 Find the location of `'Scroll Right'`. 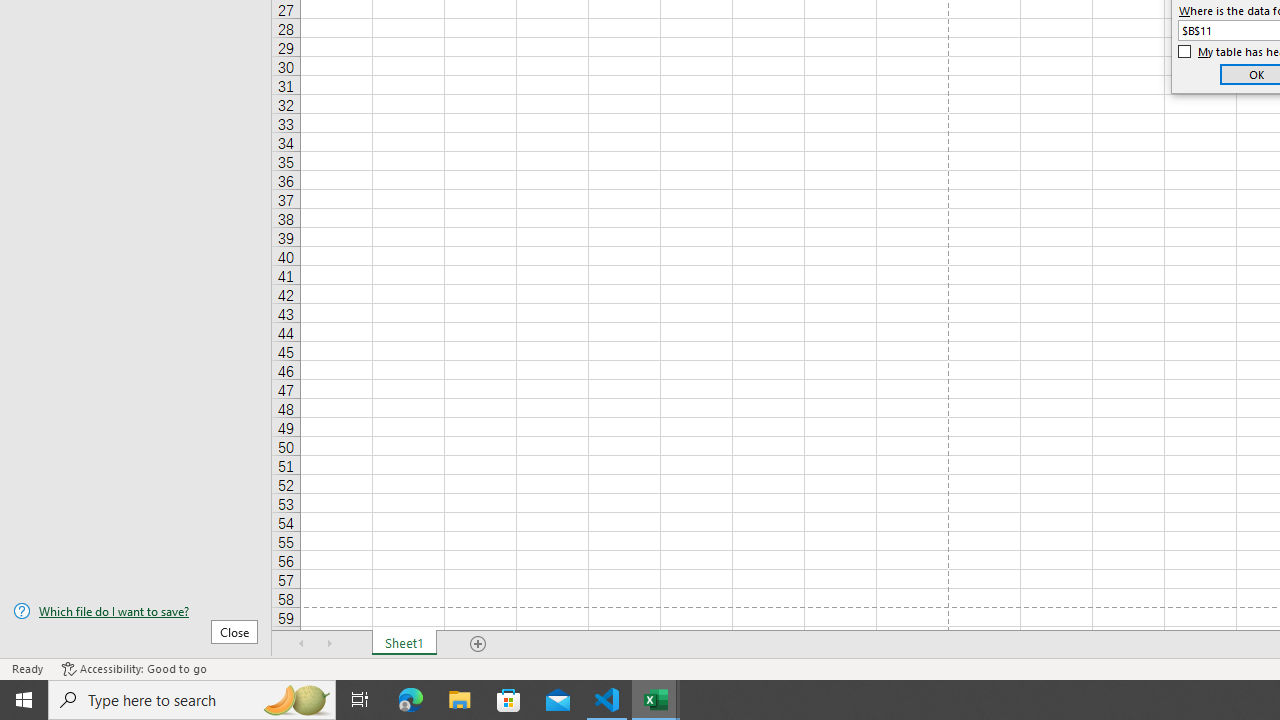

'Scroll Right' is located at coordinates (330, 644).